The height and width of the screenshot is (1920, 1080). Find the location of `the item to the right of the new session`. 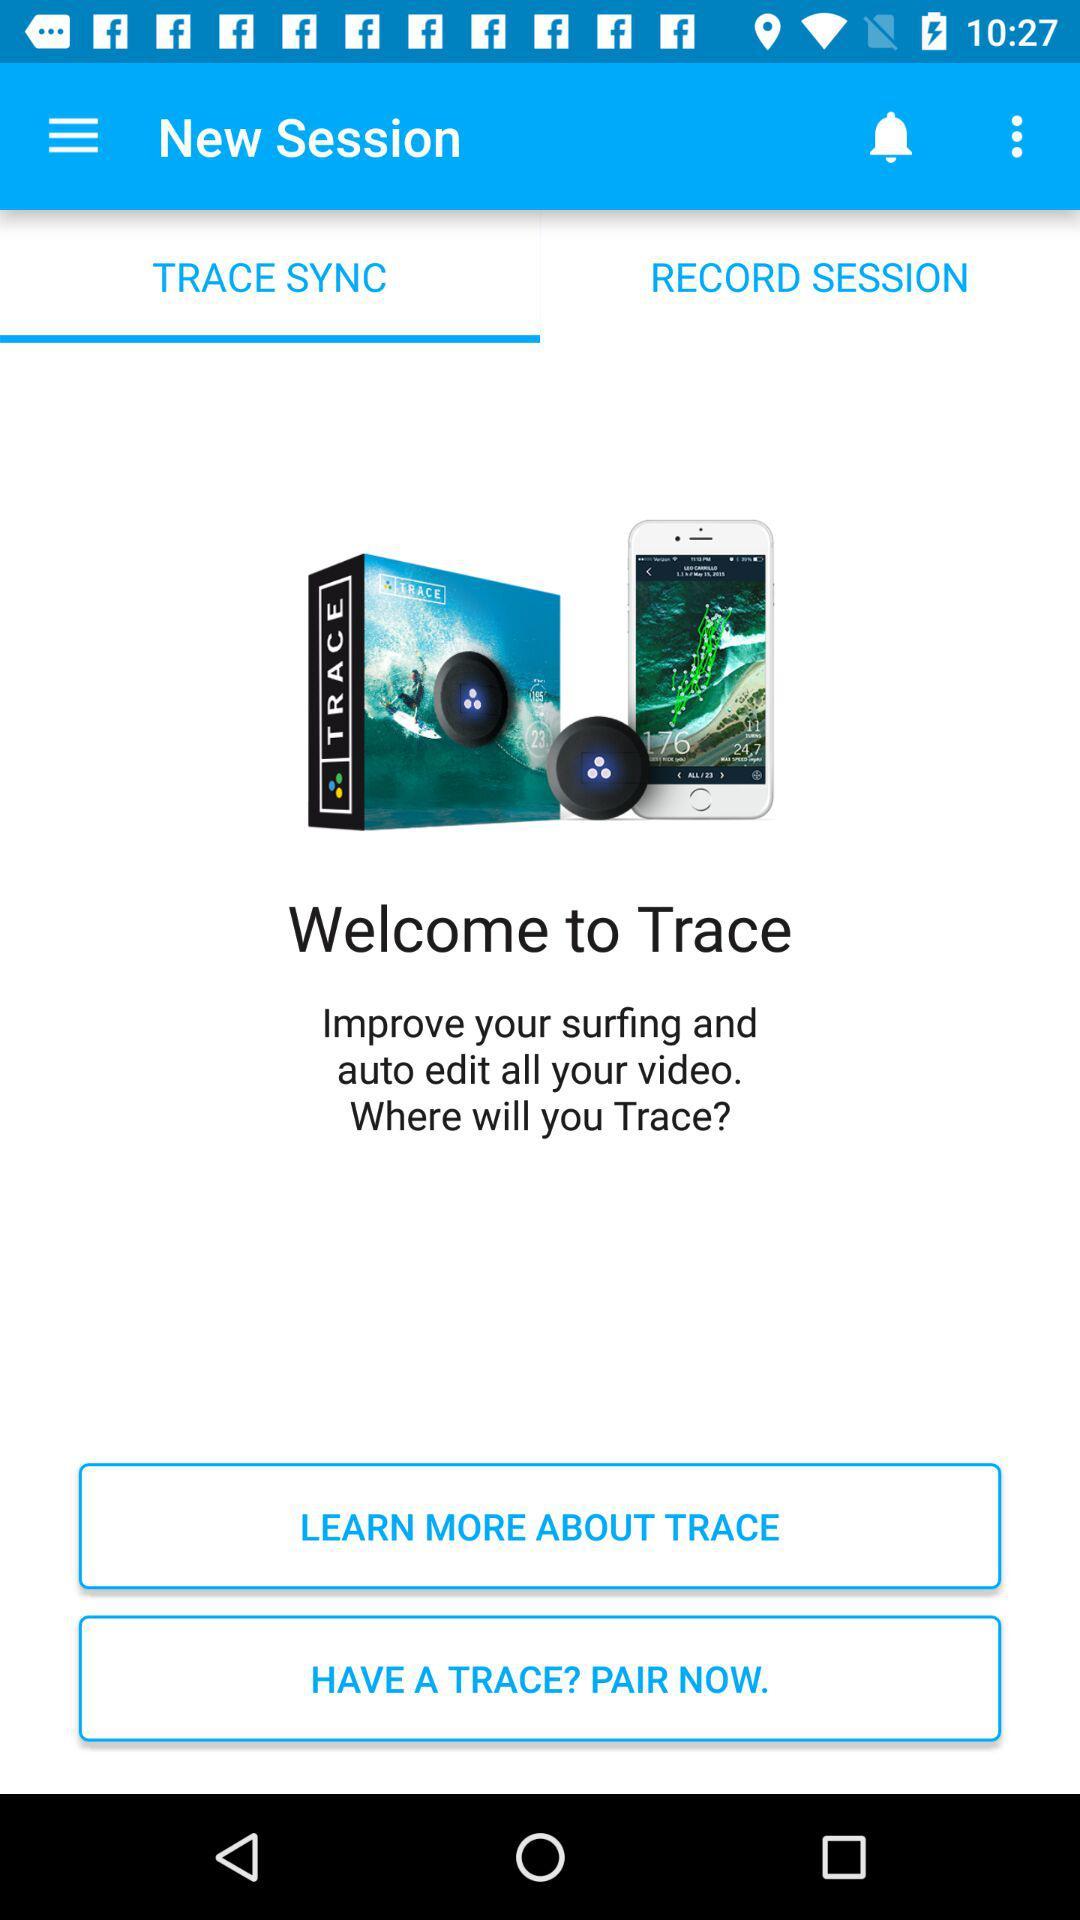

the item to the right of the new session is located at coordinates (890, 135).